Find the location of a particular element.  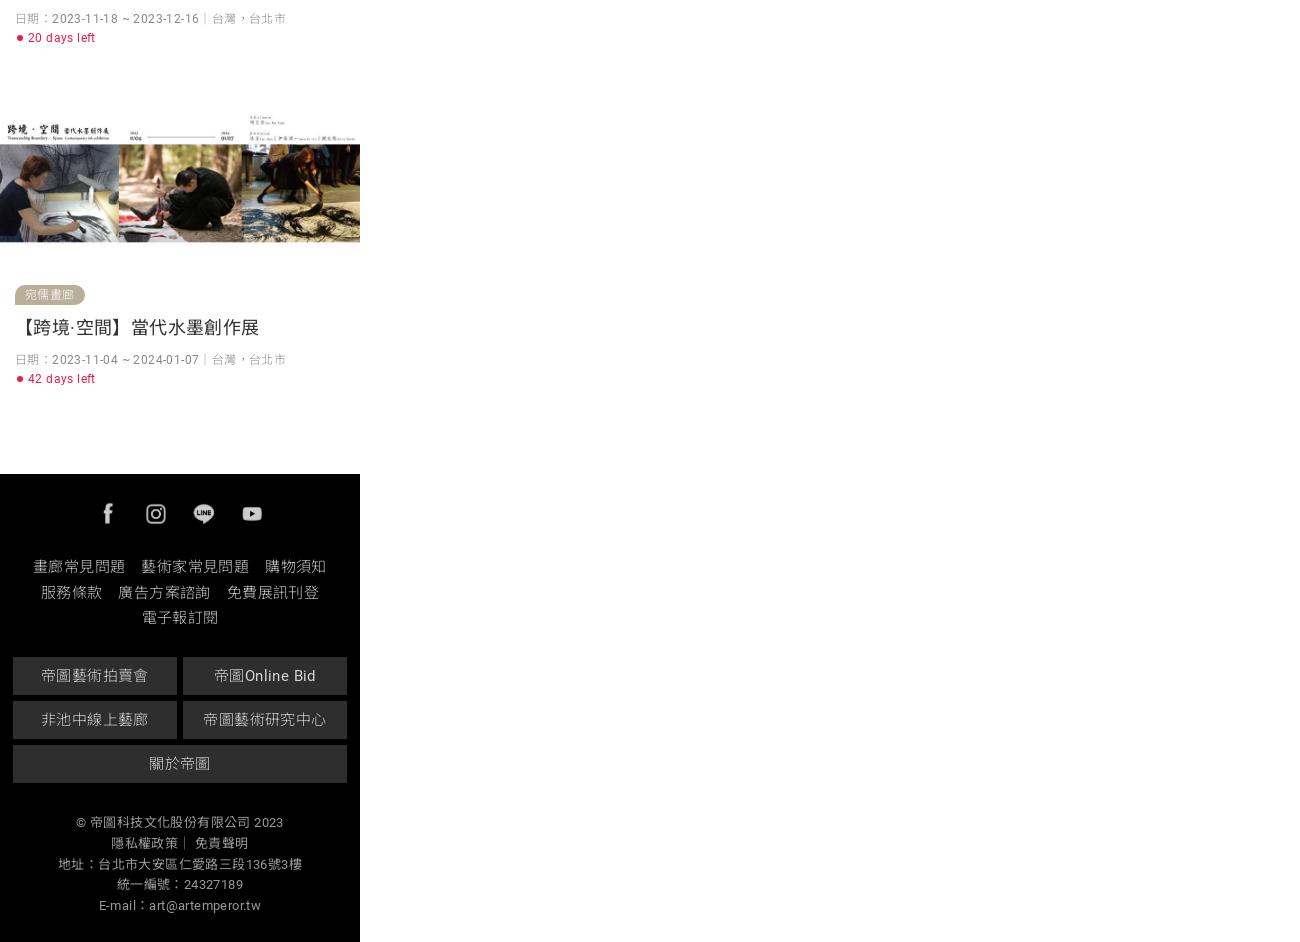

'地址｜台北市敬業二路69巷16號' is located at coordinates (140, 25).